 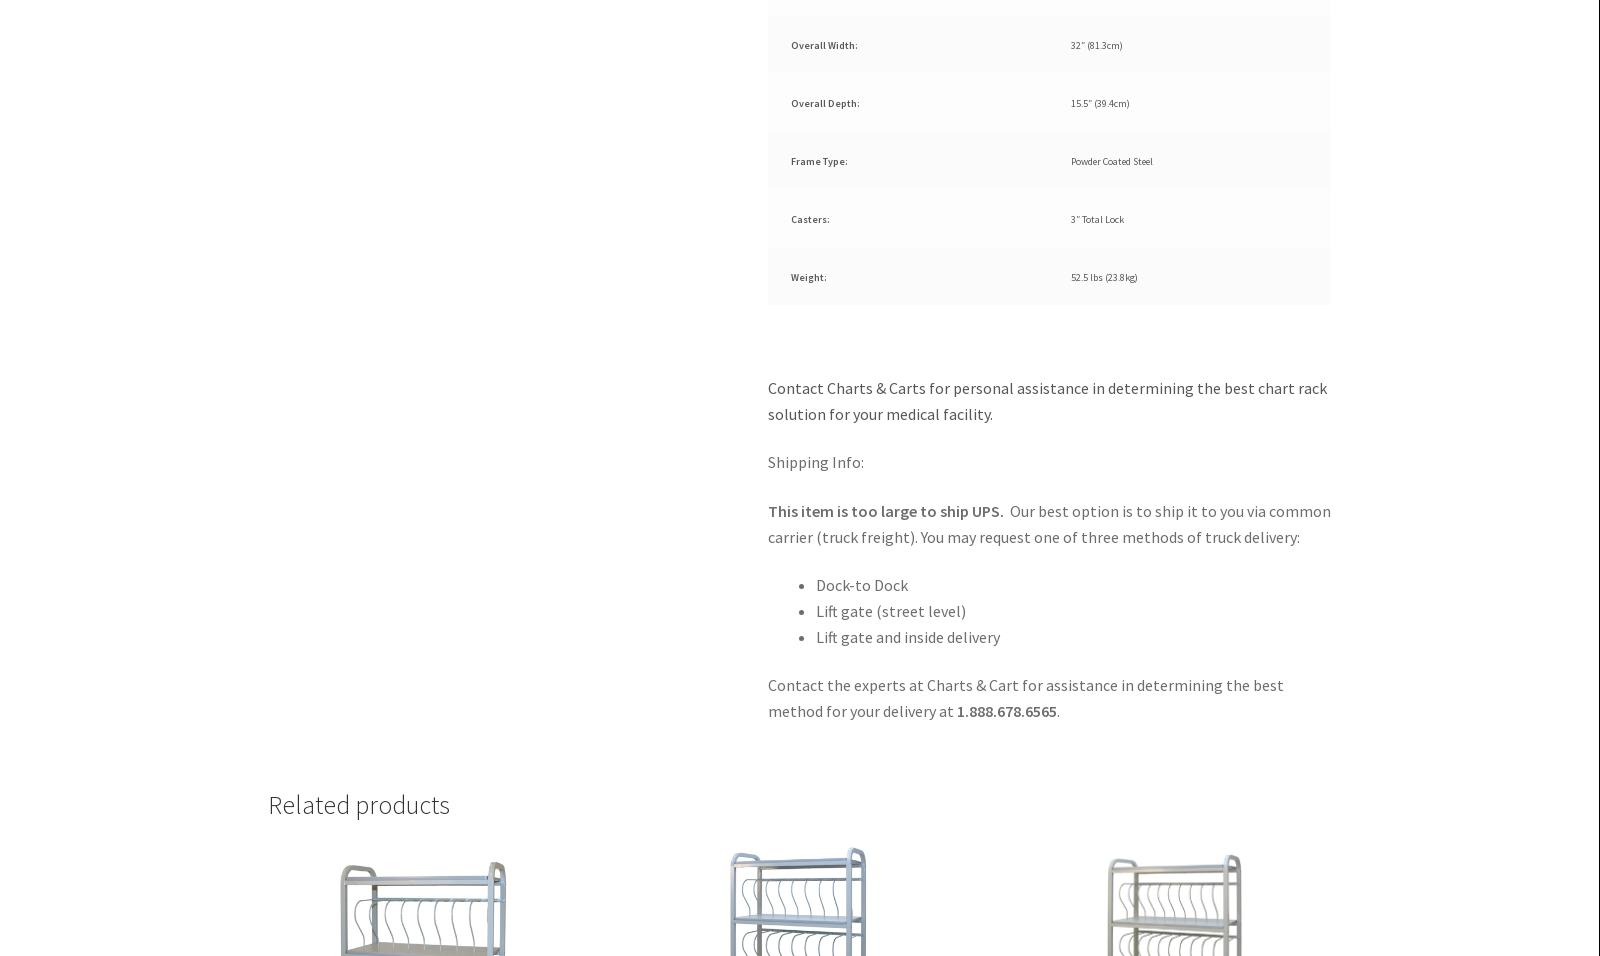 What do you see at coordinates (807, 275) in the screenshot?
I see `'Weight:'` at bounding box center [807, 275].